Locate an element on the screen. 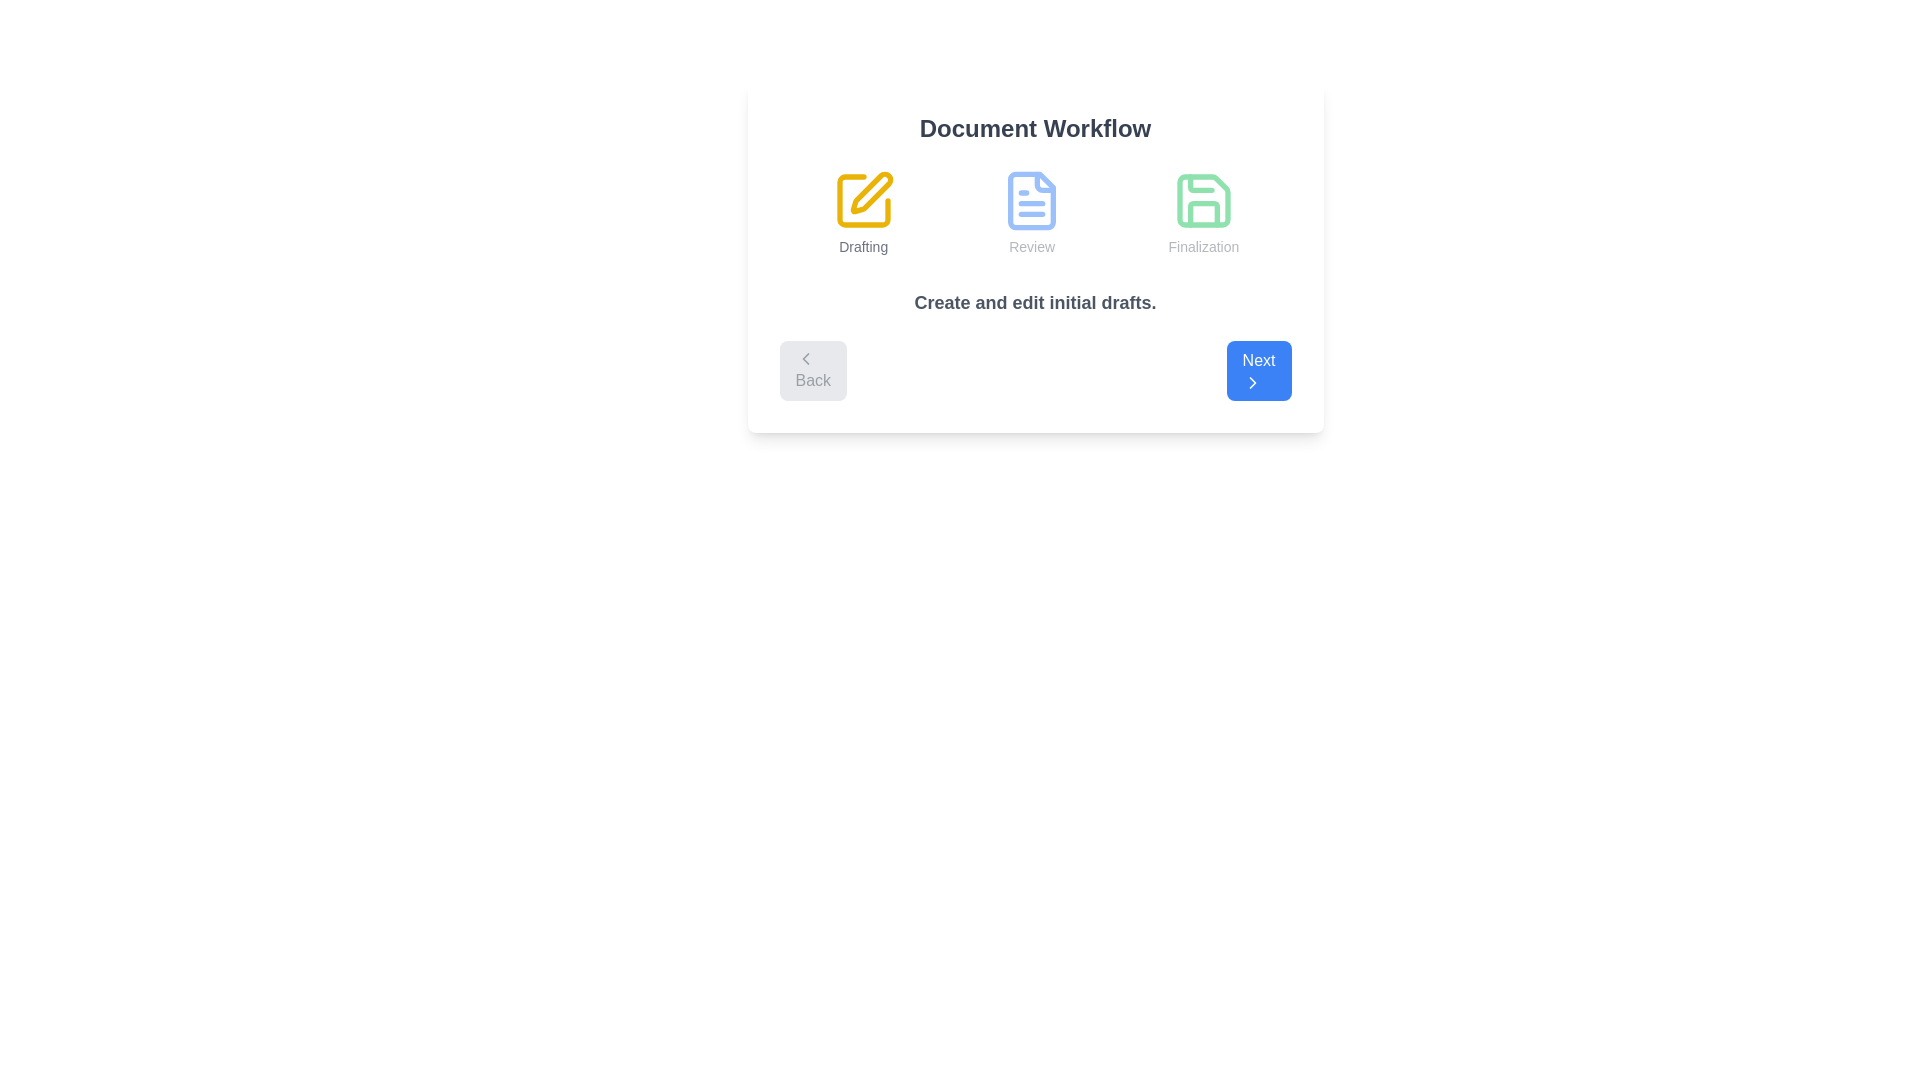 The image size is (1920, 1080). the vertically stacked blue document icon with the gray label 'Review', which is the second item in a group of three icons is located at coordinates (1032, 212).